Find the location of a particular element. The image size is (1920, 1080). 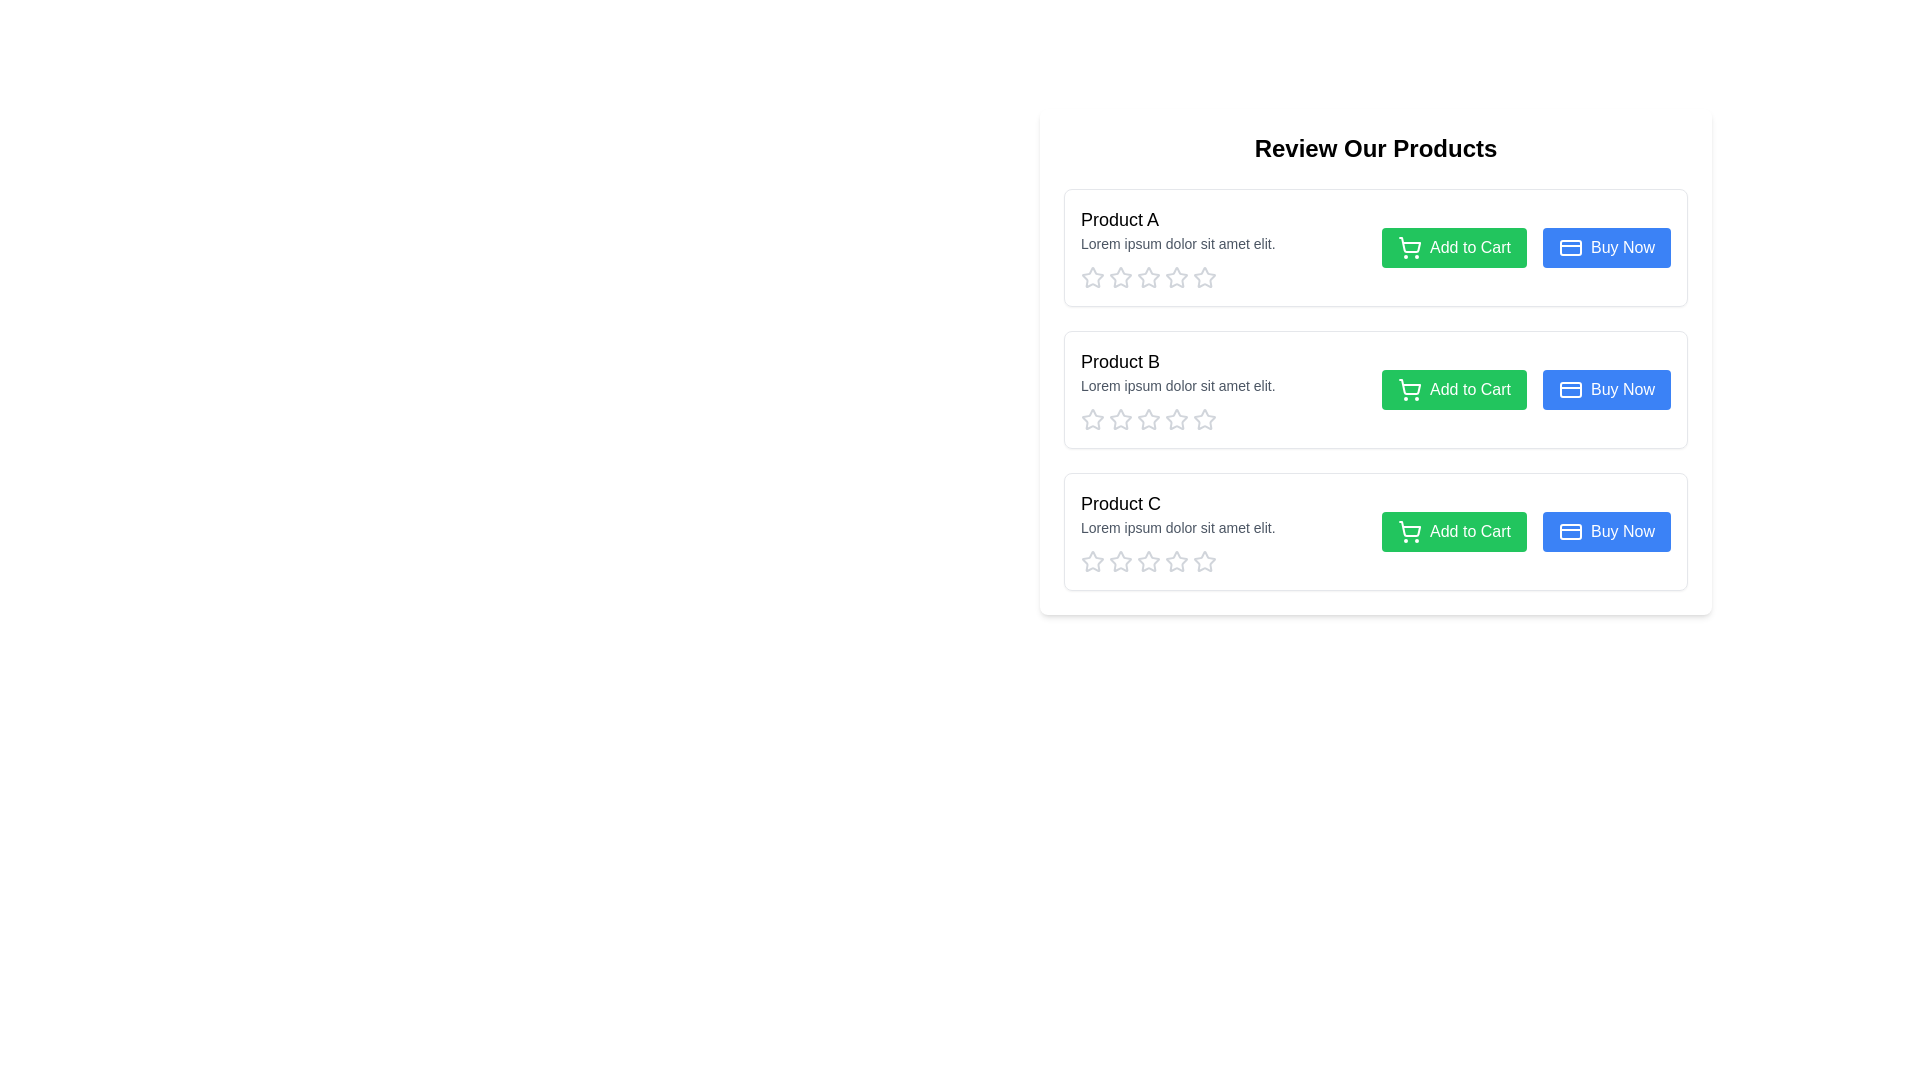

the stars in the composite information block for 'Product B' to trigger the scaling effect is located at coordinates (1222, 389).